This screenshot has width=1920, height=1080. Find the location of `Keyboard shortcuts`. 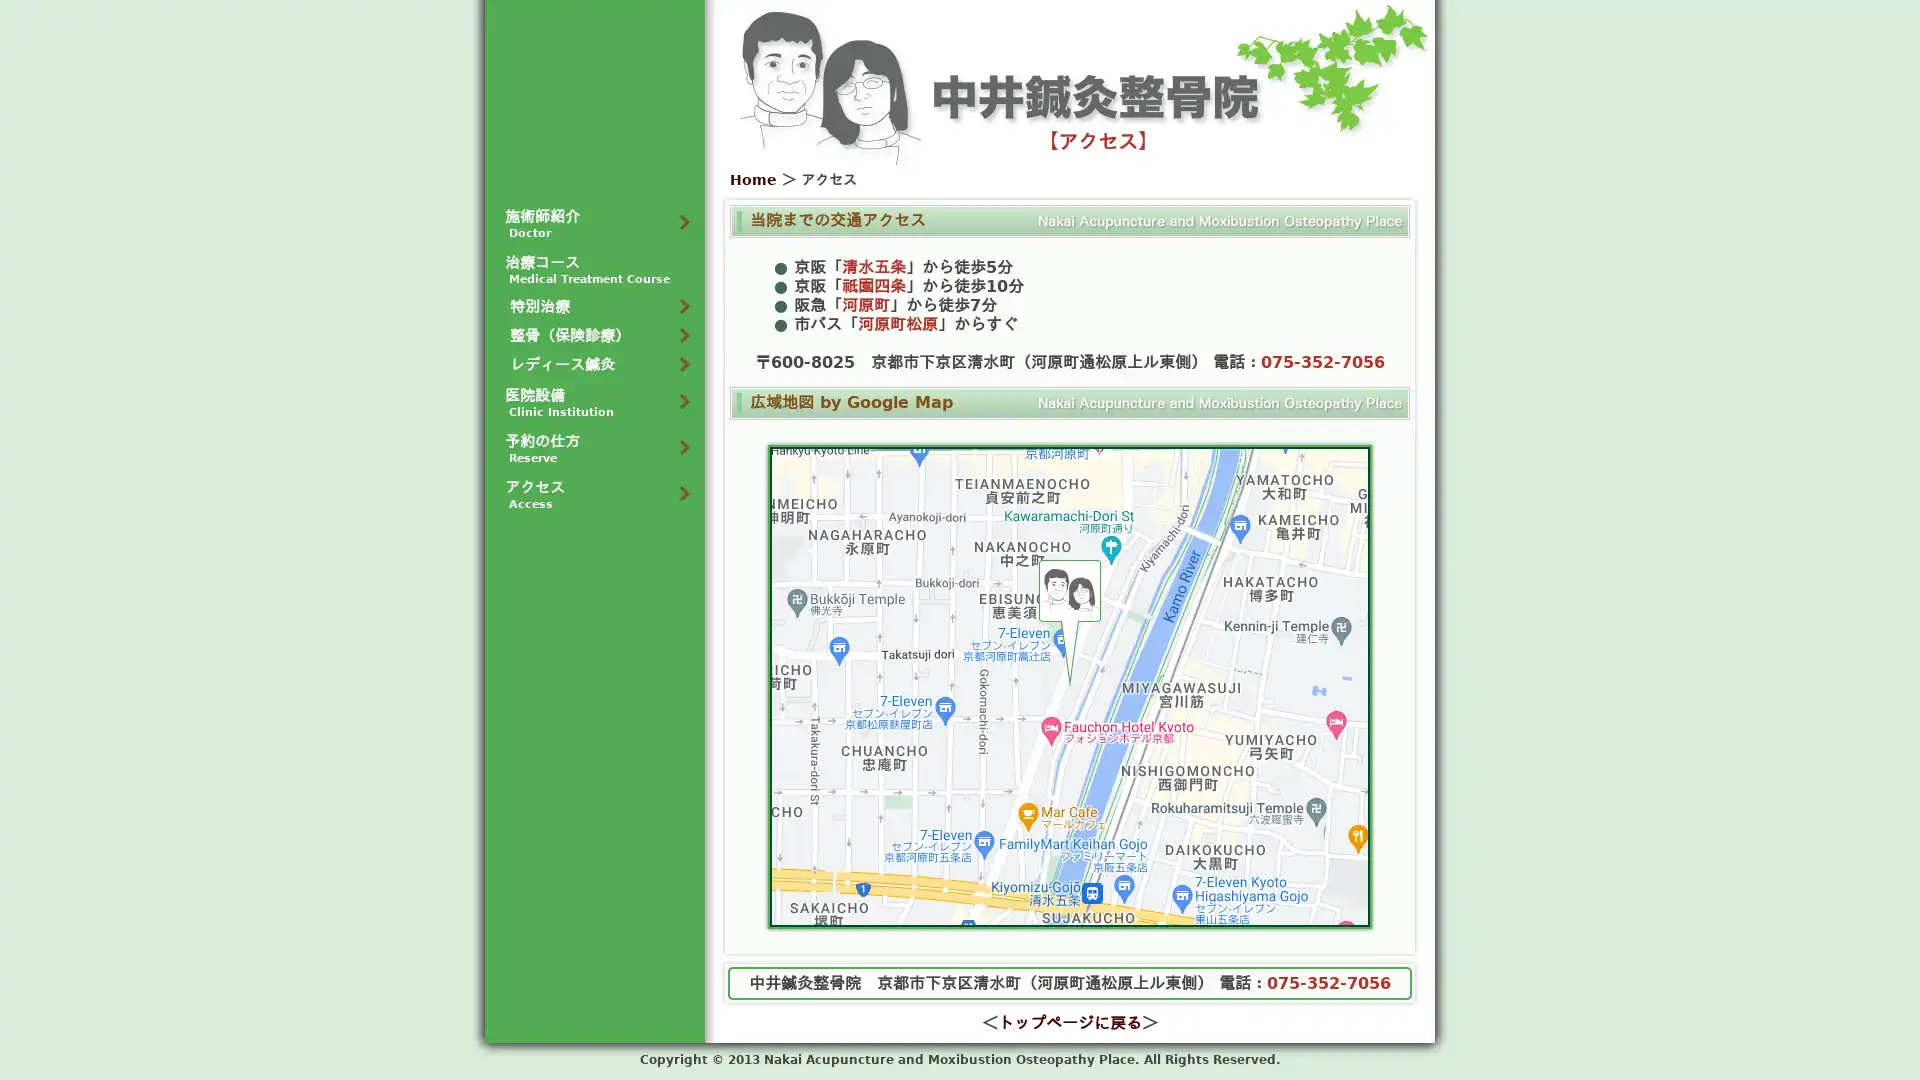

Keyboard shortcuts is located at coordinates (1069, 918).